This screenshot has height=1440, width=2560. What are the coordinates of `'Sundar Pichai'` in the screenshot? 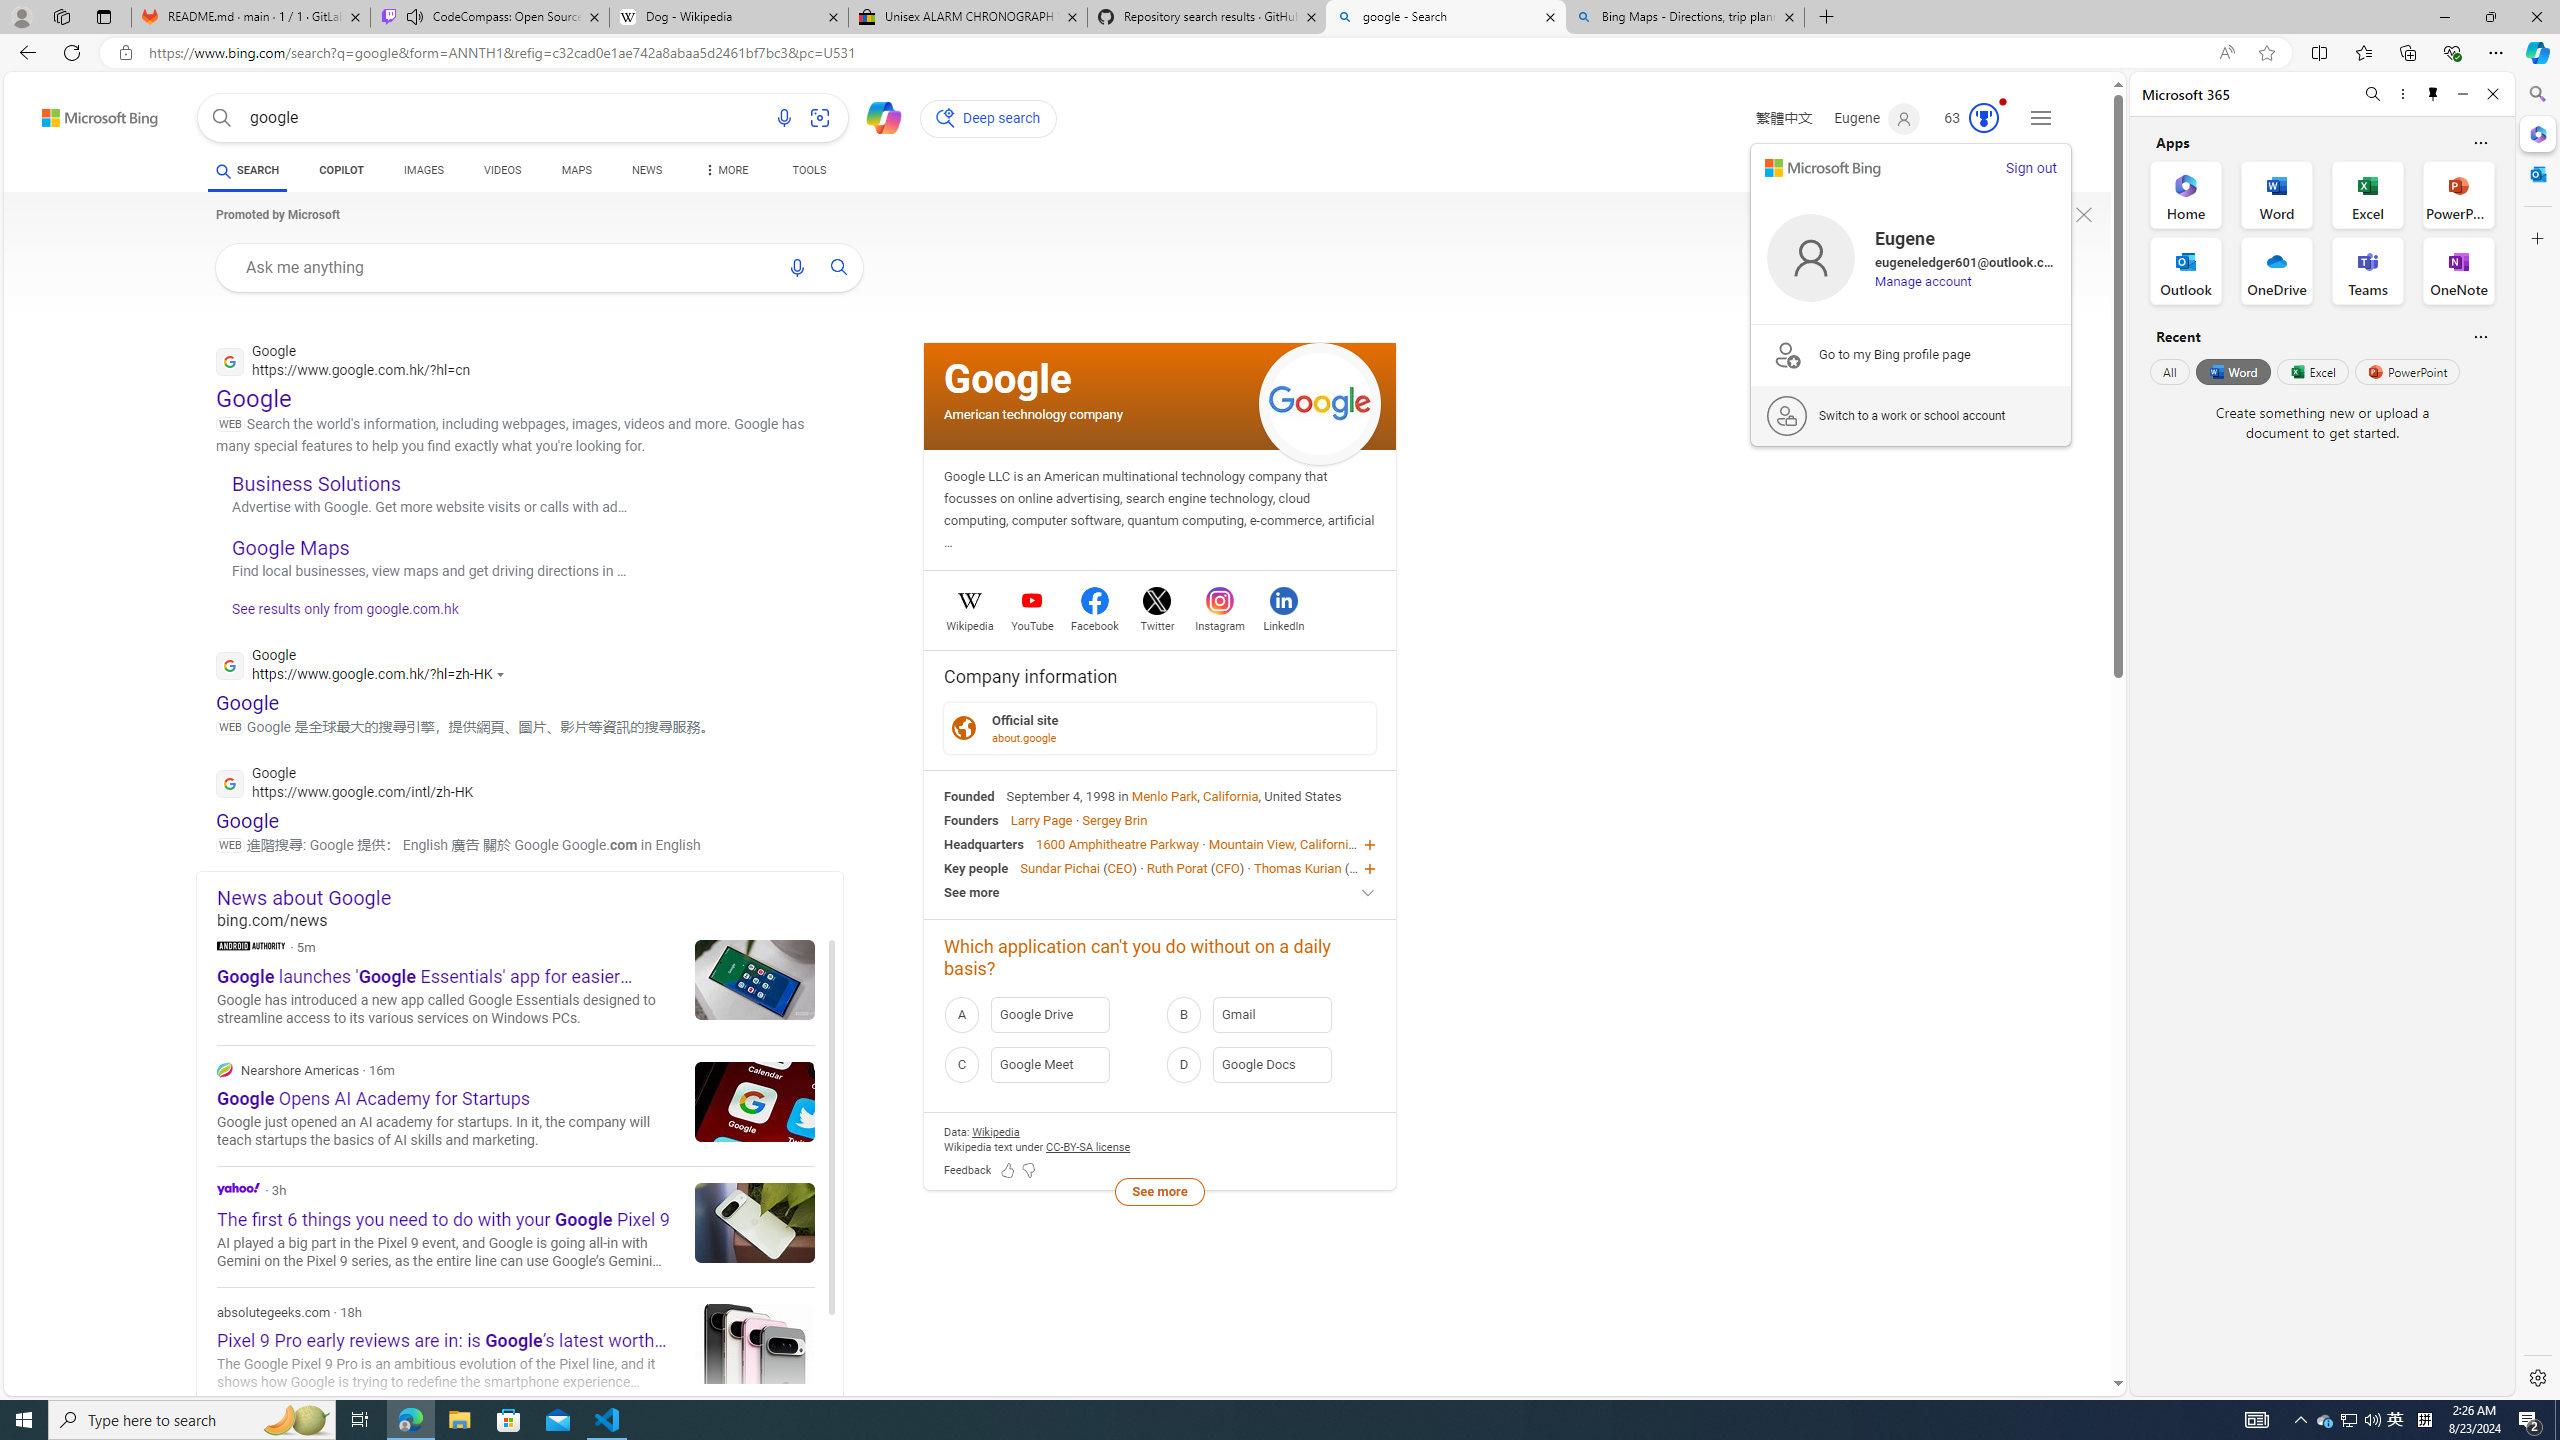 It's located at (1059, 866).